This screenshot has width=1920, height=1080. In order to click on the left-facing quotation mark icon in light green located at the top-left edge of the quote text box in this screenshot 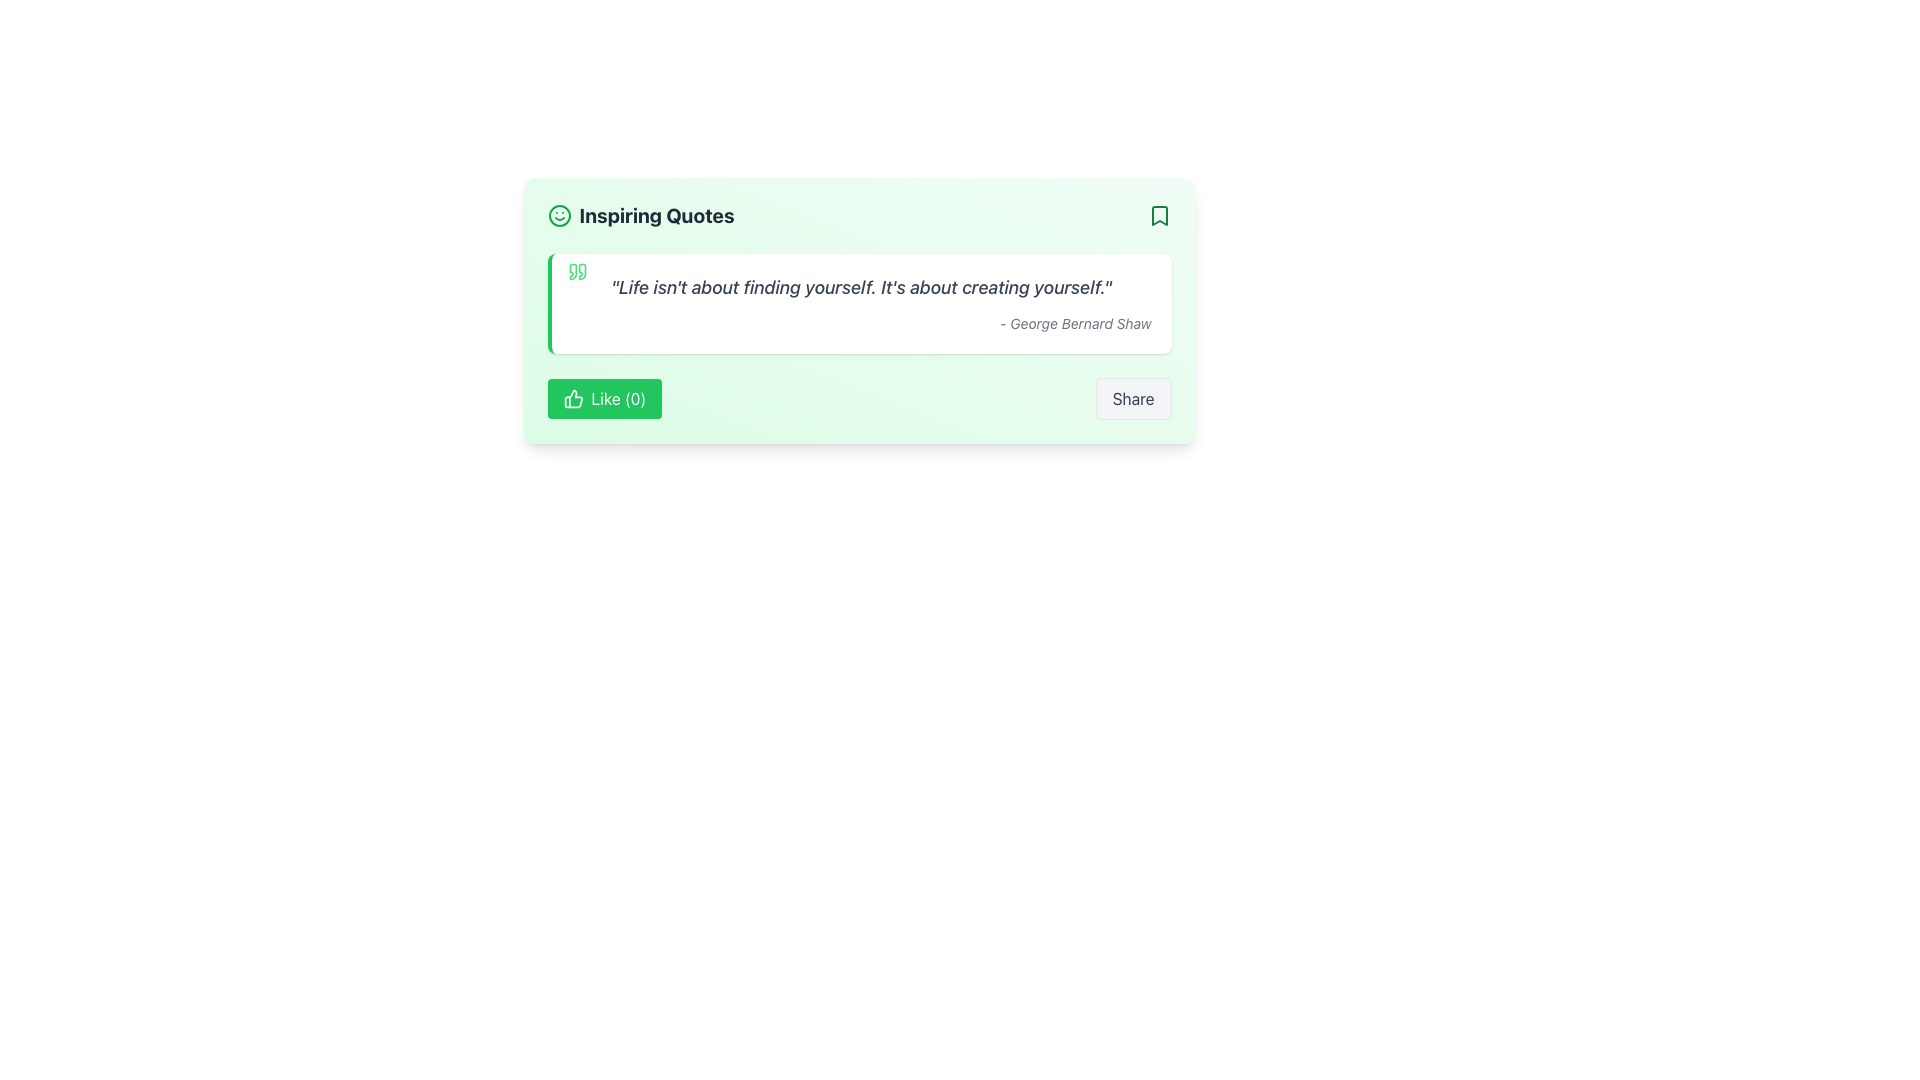, I will do `click(571, 272)`.